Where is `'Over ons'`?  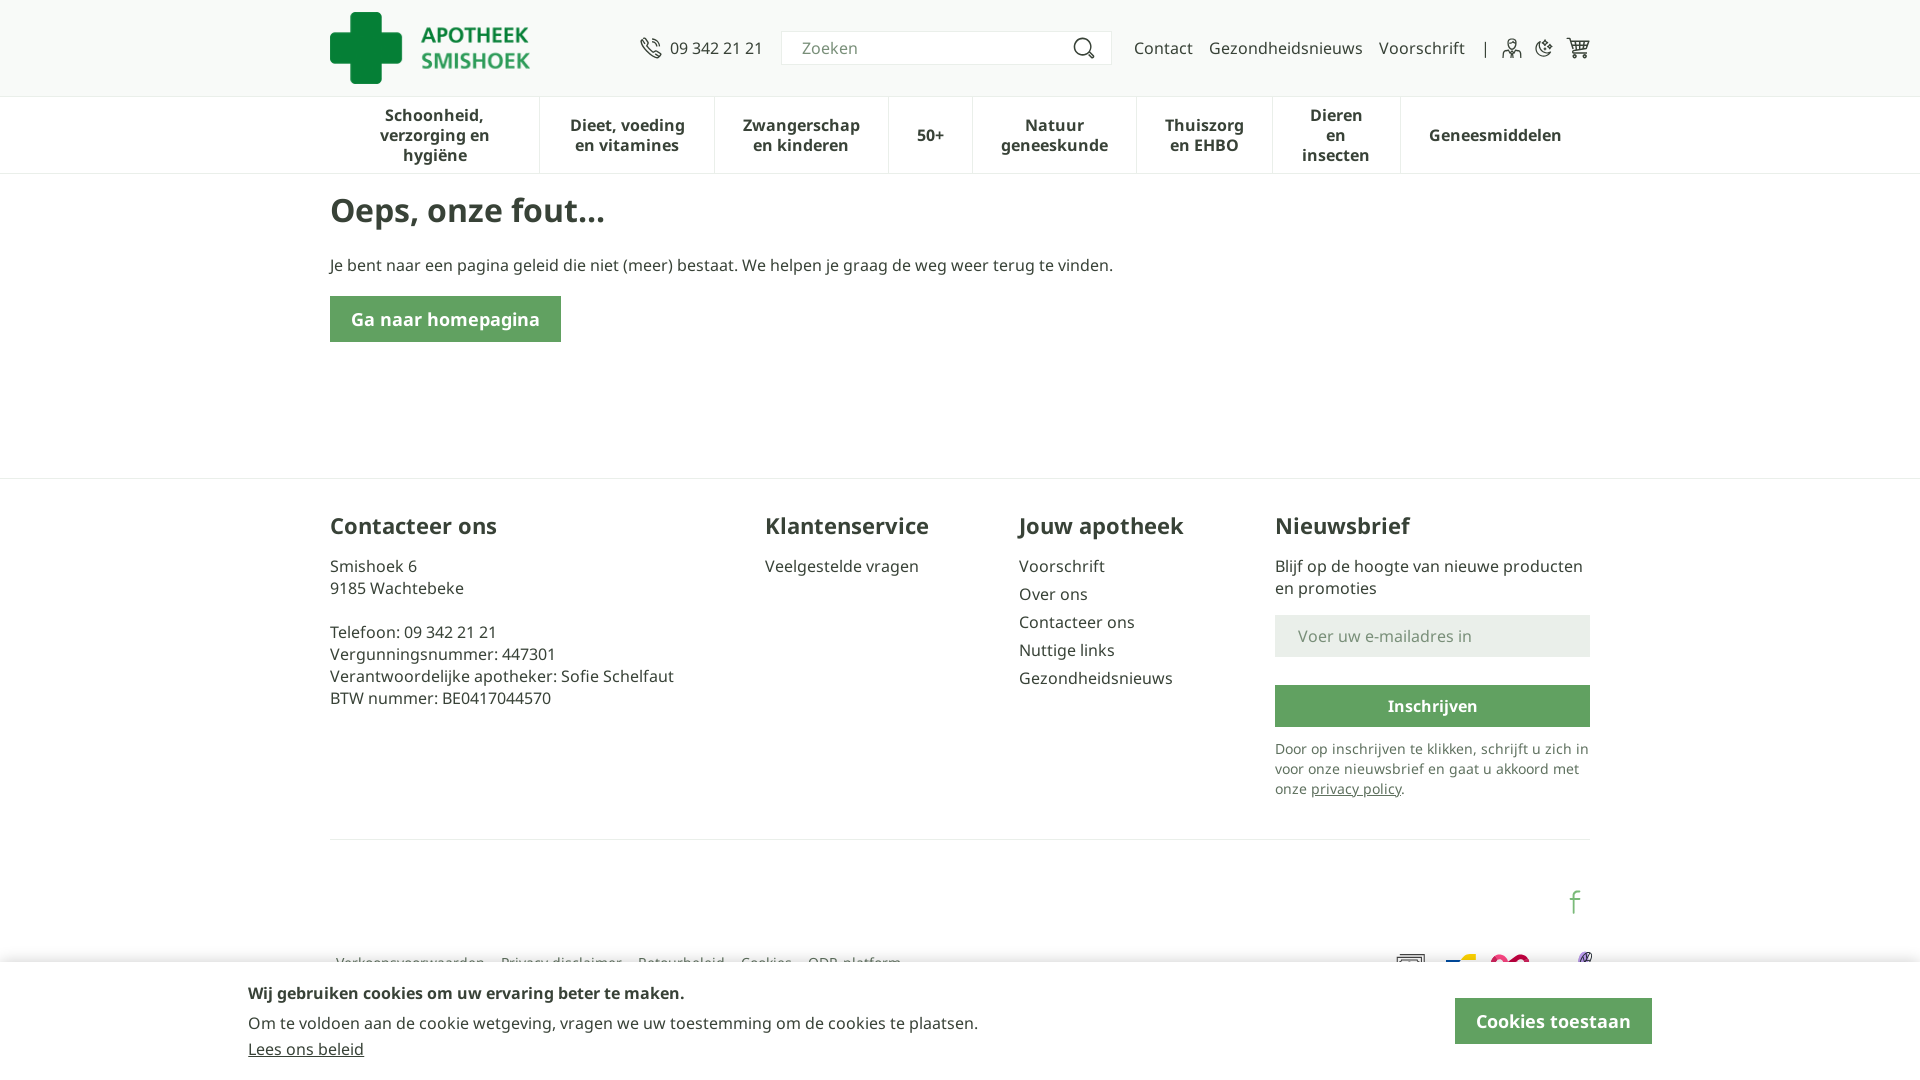
'Over ons' is located at coordinates (1138, 593).